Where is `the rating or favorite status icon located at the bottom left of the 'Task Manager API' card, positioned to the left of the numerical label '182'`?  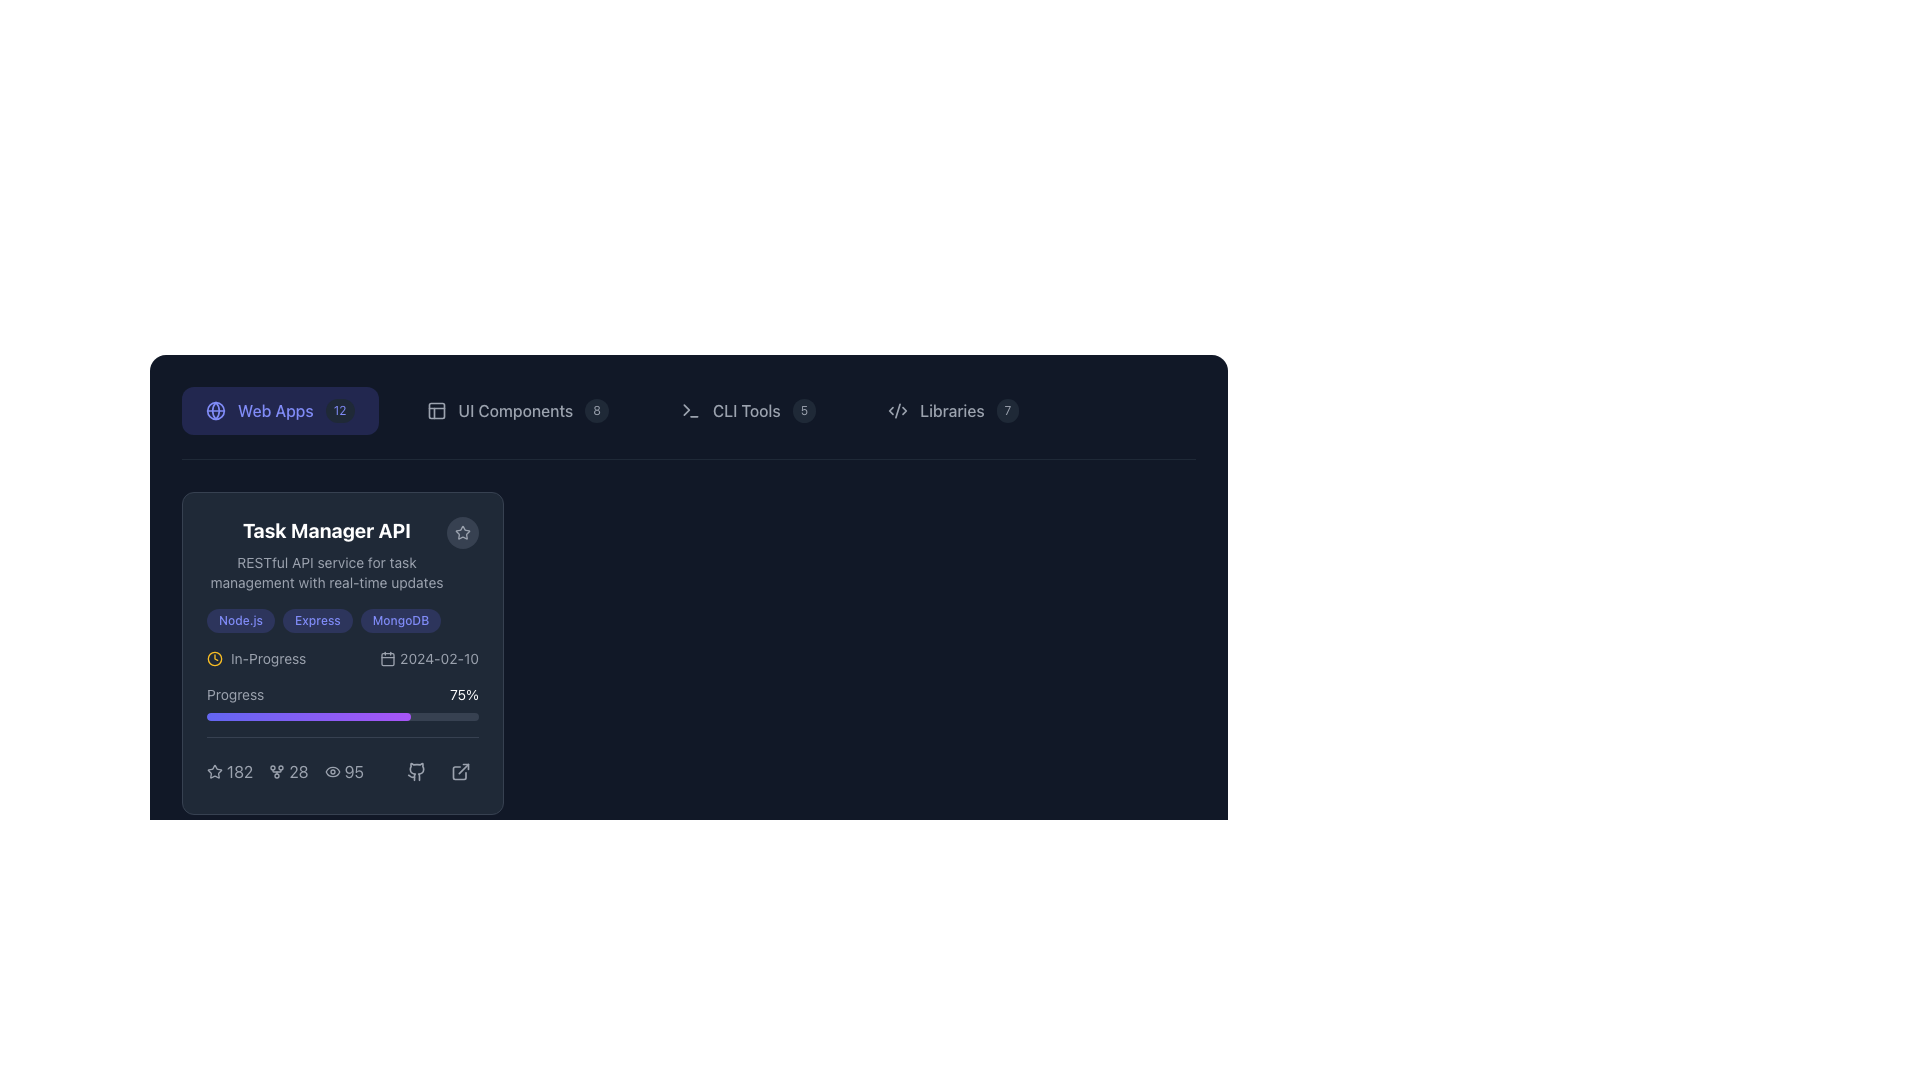 the rating or favorite status icon located at the bottom left of the 'Task Manager API' card, positioned to the left of the numerical label '182' is located at coordinates (215, 770).